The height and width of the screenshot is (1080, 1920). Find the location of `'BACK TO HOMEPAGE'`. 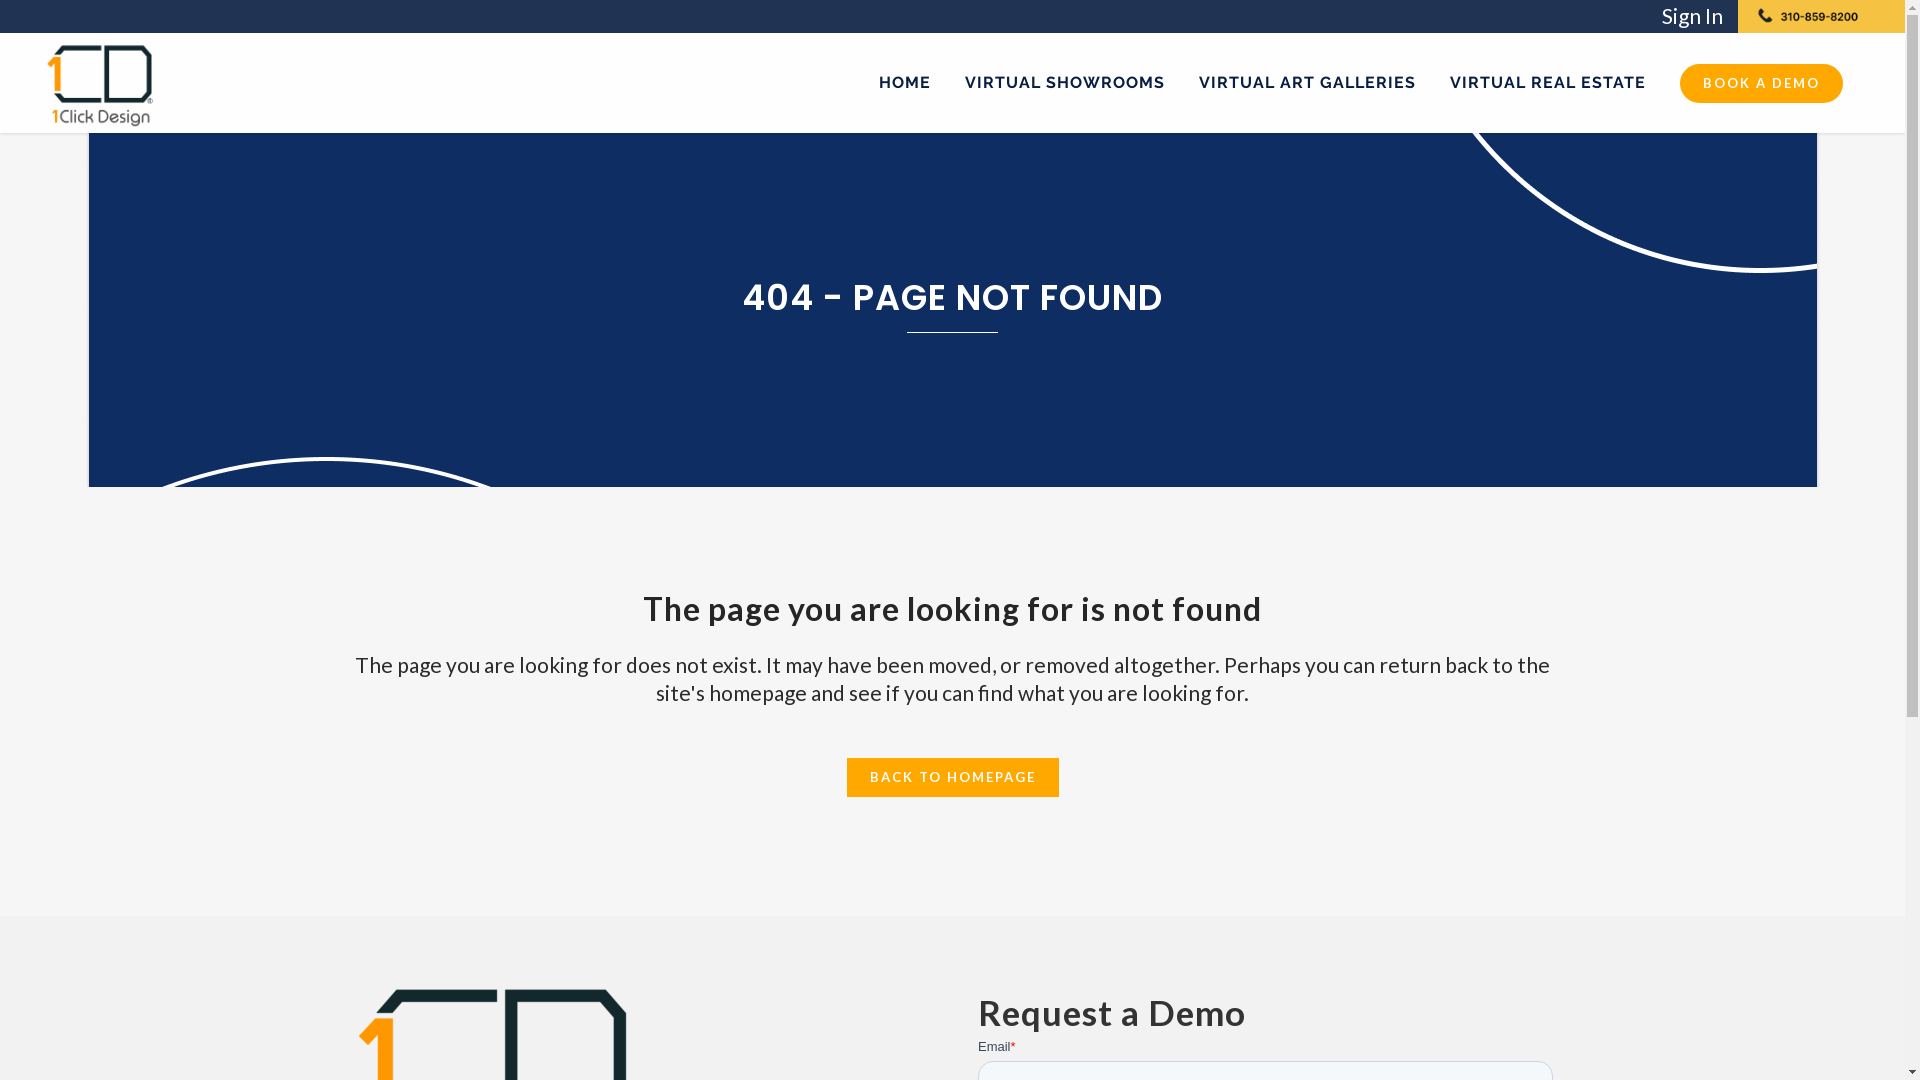

'BACK TO HOMEPAGE' is located at coordinates (950, 776).